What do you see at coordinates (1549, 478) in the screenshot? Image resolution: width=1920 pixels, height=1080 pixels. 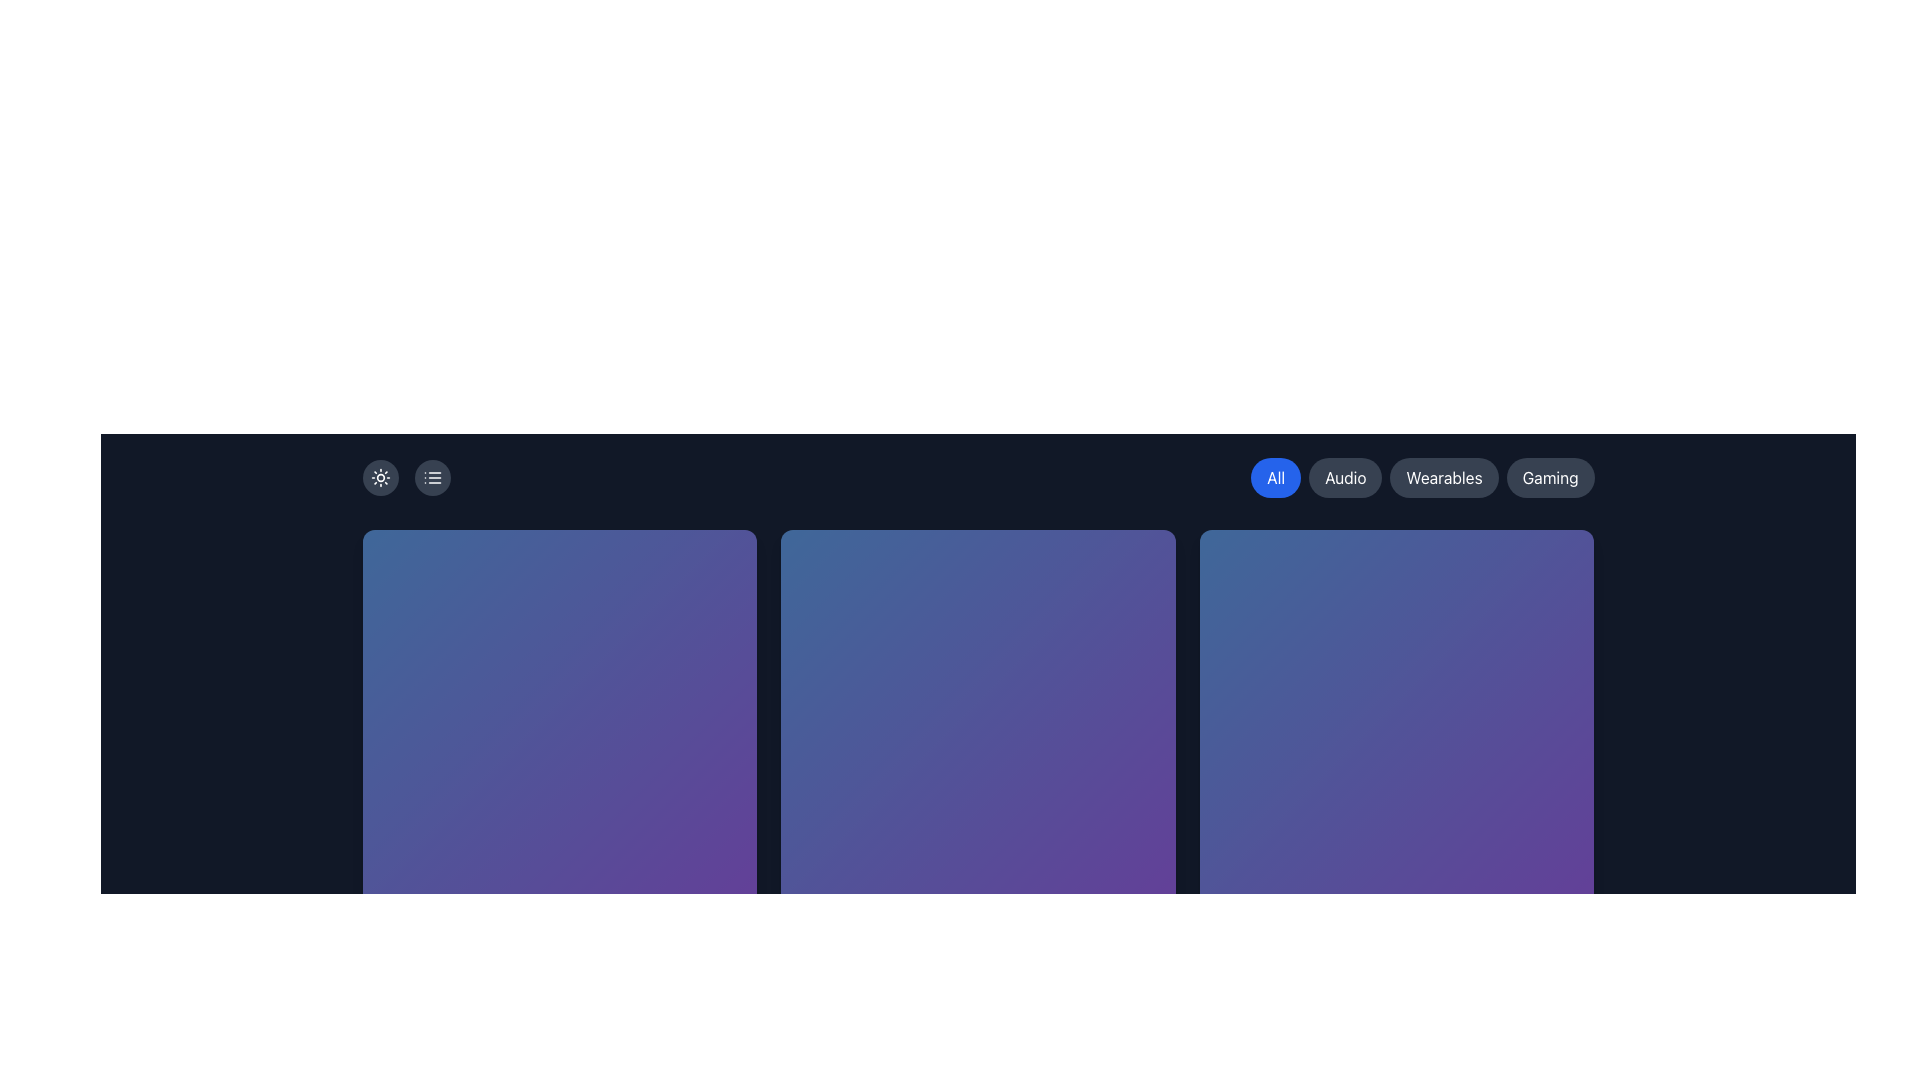 I see `the 'Gaming' button located in the top-right section of the horizontal navigation menu` at bounding box center [1549, 478].